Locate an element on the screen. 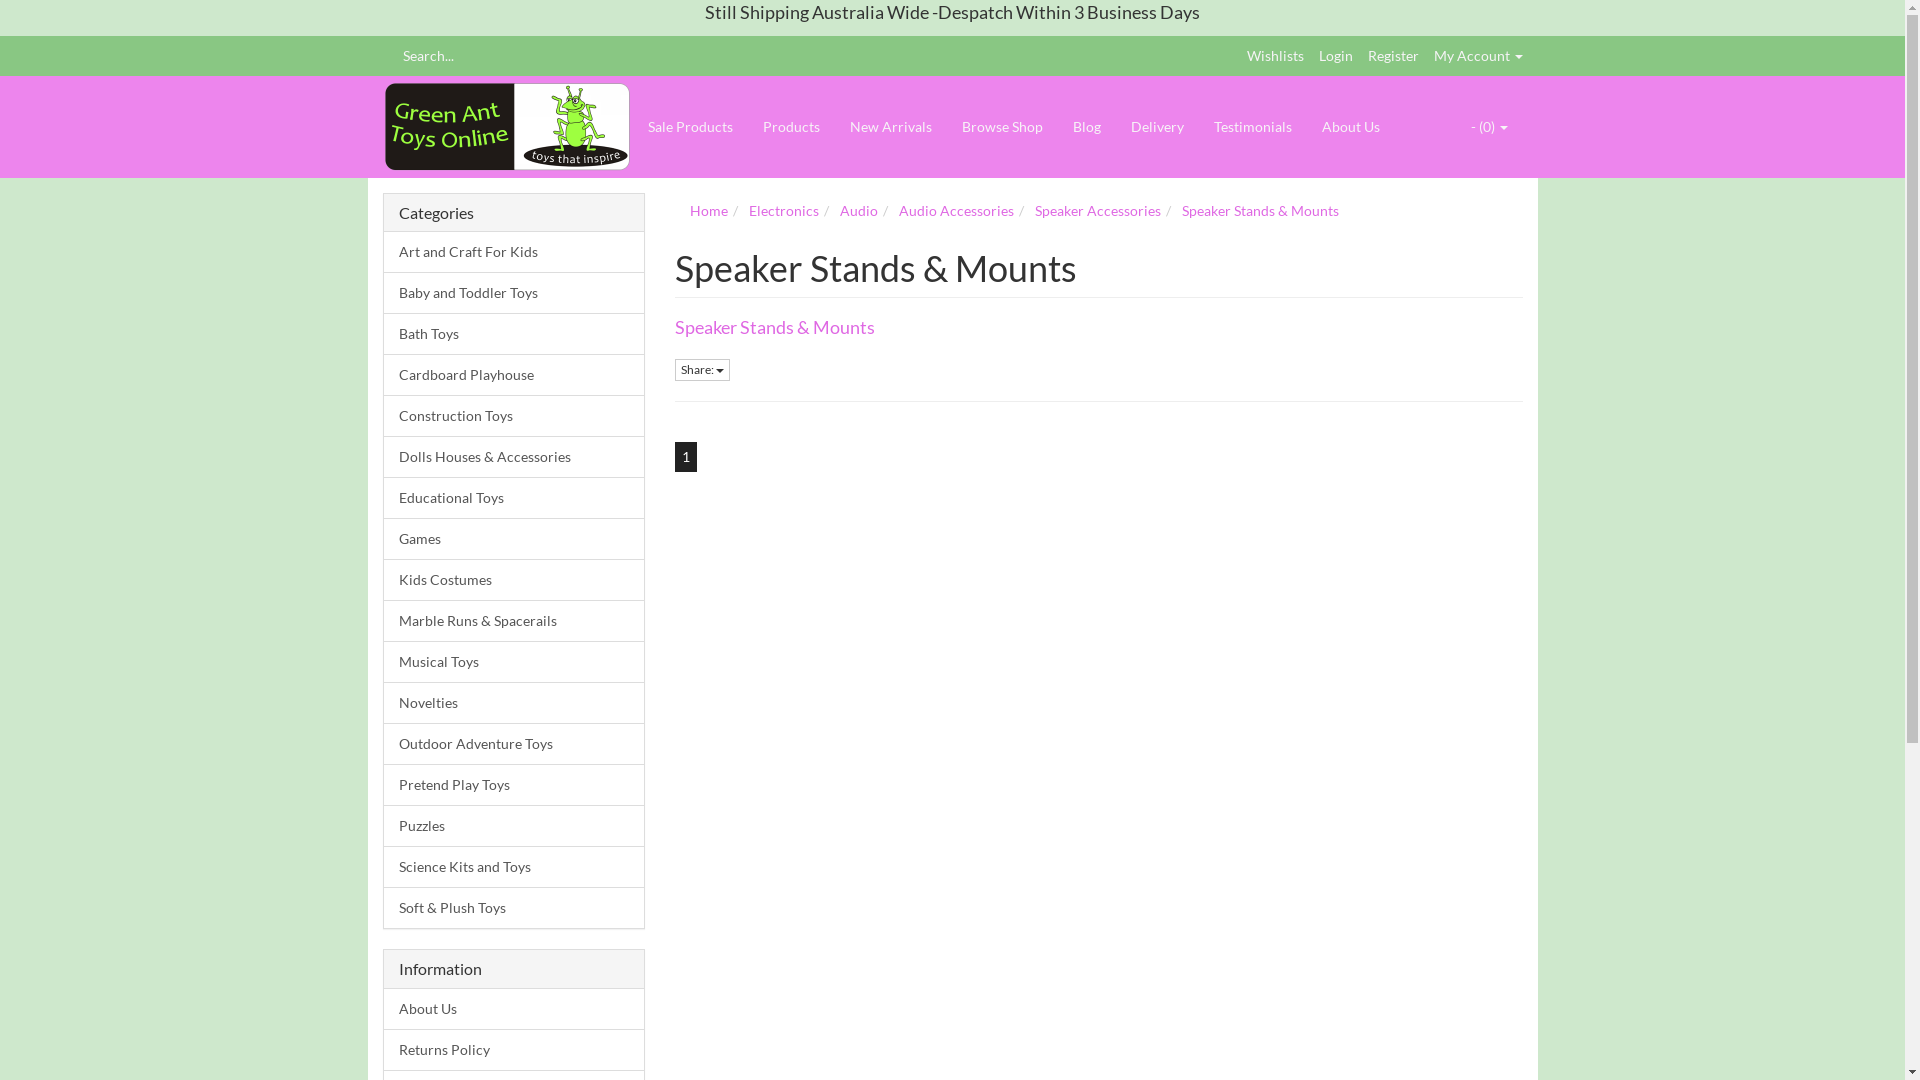 This screenshot has width=1920, height=1080. 'Audio Accessories' is located at coordinates (955, 210).